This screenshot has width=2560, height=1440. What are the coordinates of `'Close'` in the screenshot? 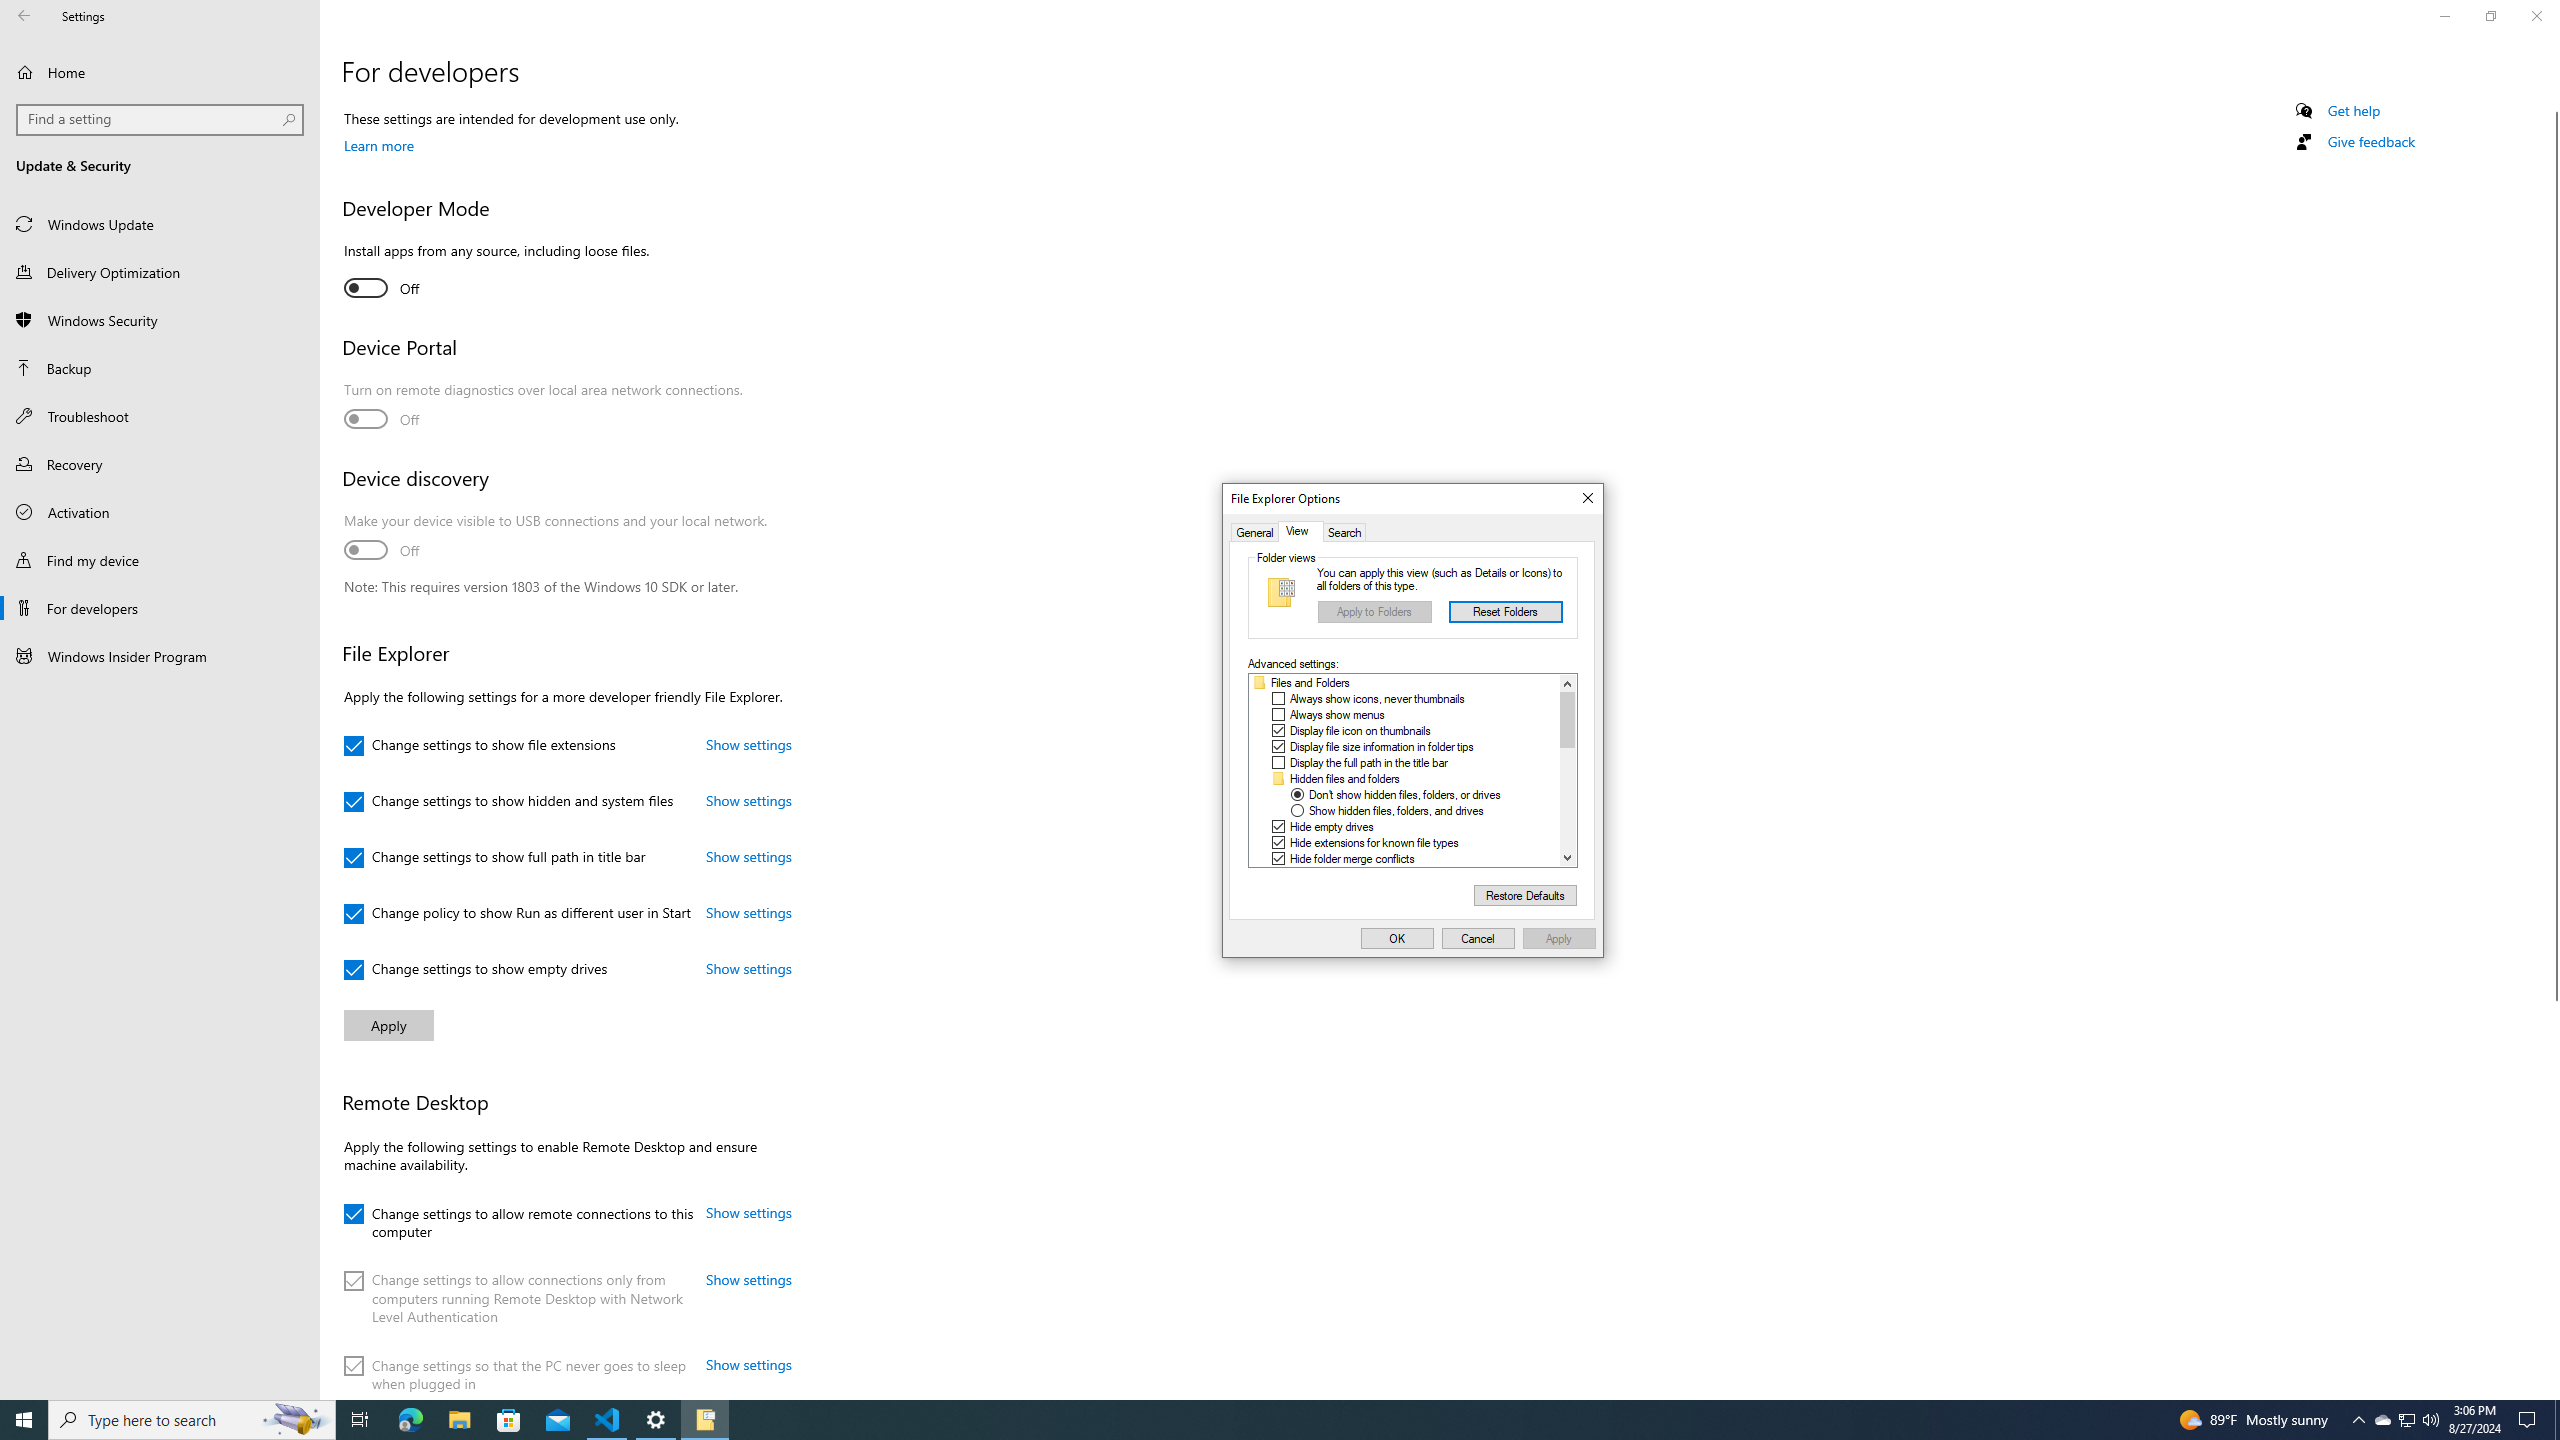 It's located at (1586, 497).